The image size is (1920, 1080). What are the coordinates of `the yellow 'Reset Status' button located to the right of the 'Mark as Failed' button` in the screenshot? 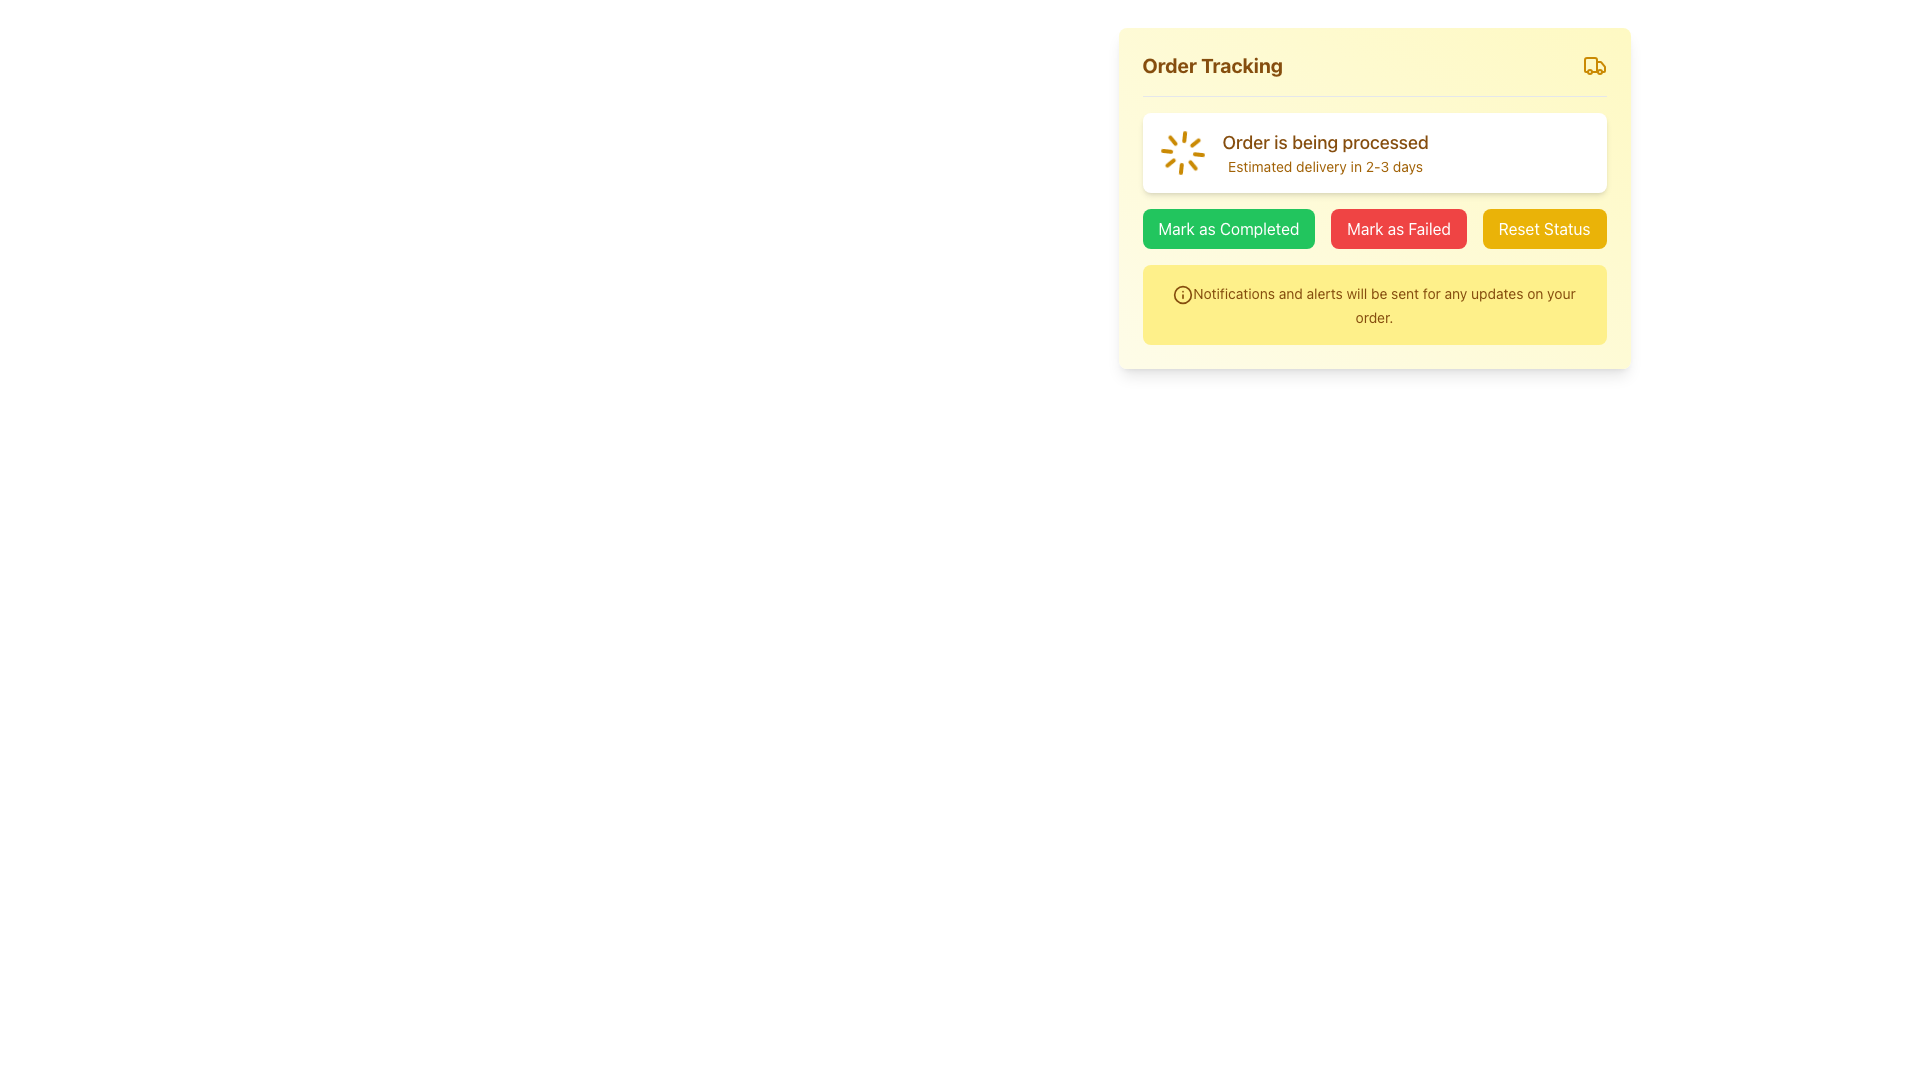 It's located at (1543, 227).